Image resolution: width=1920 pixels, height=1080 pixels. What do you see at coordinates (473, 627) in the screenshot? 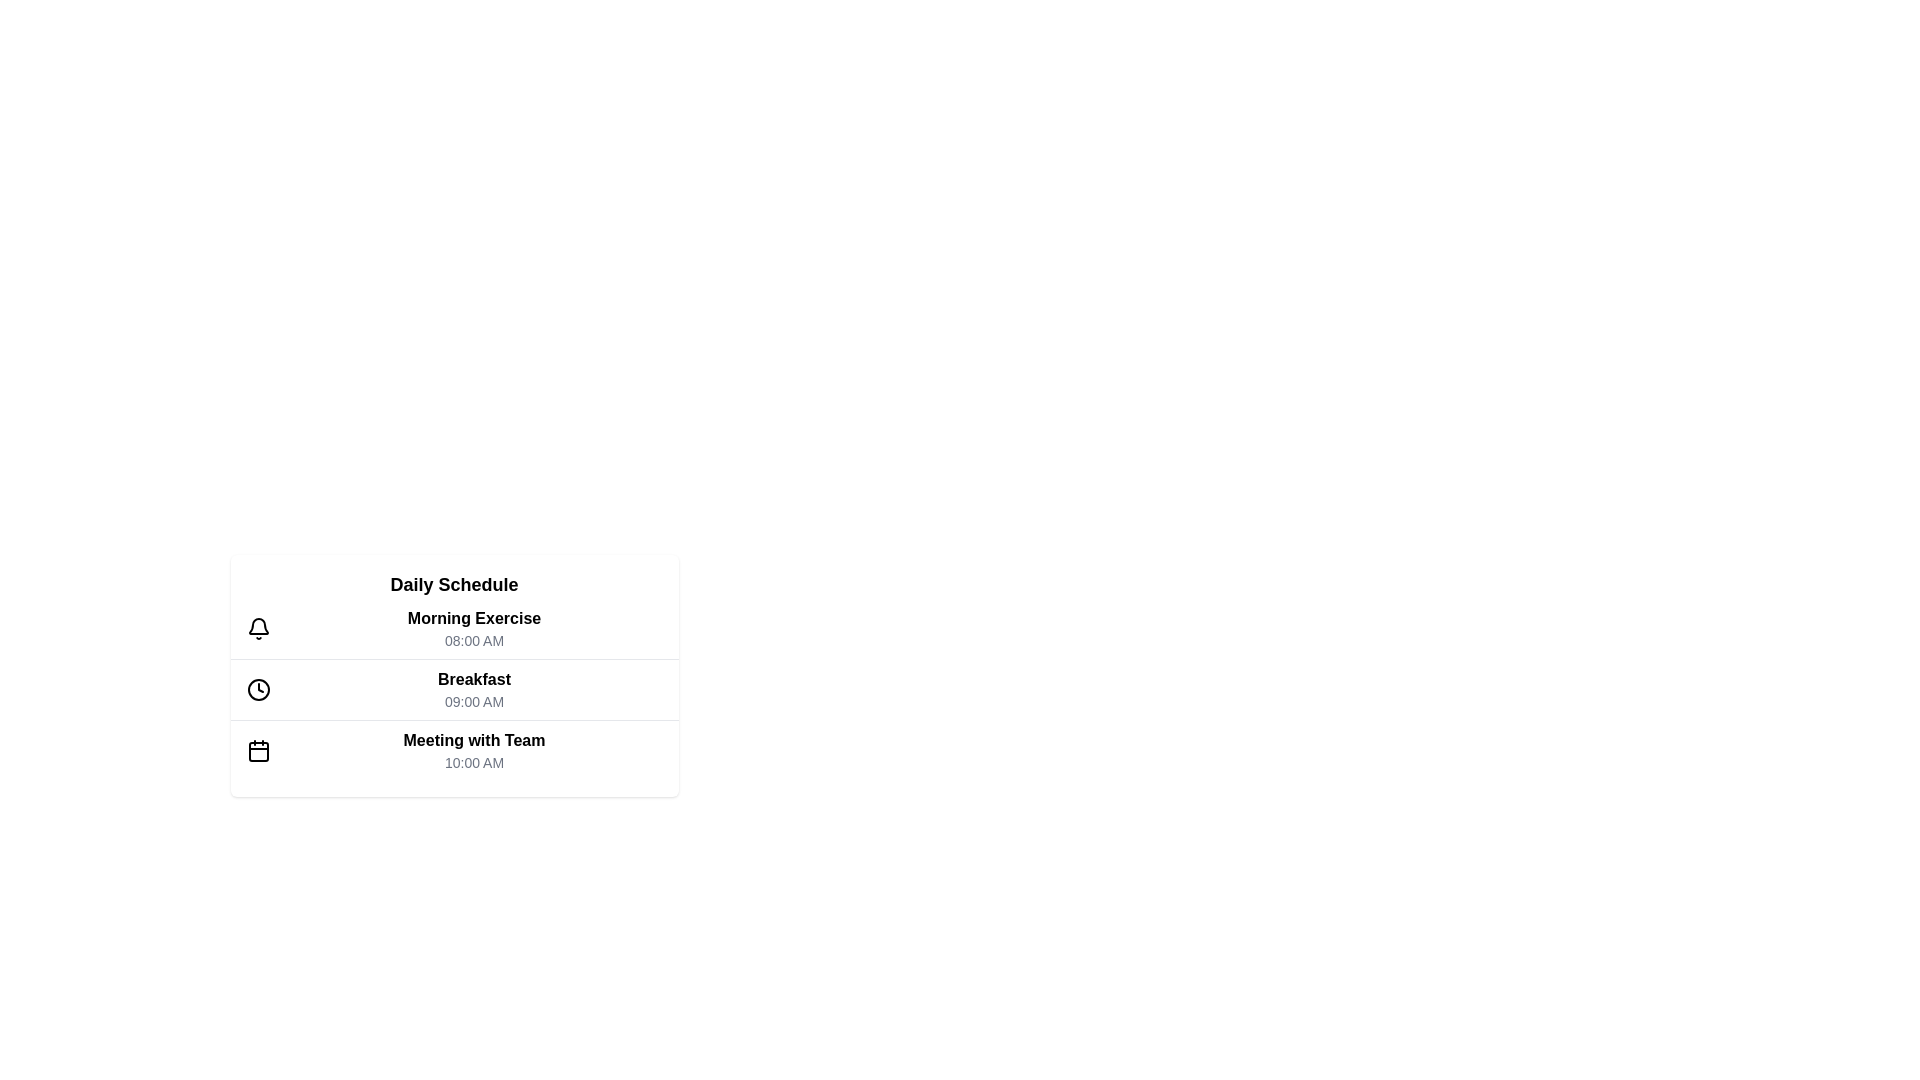
I see `the list item titled 'Morning Exercise' which displays the time '08:00 AM'` at bounding box center [473, 627].